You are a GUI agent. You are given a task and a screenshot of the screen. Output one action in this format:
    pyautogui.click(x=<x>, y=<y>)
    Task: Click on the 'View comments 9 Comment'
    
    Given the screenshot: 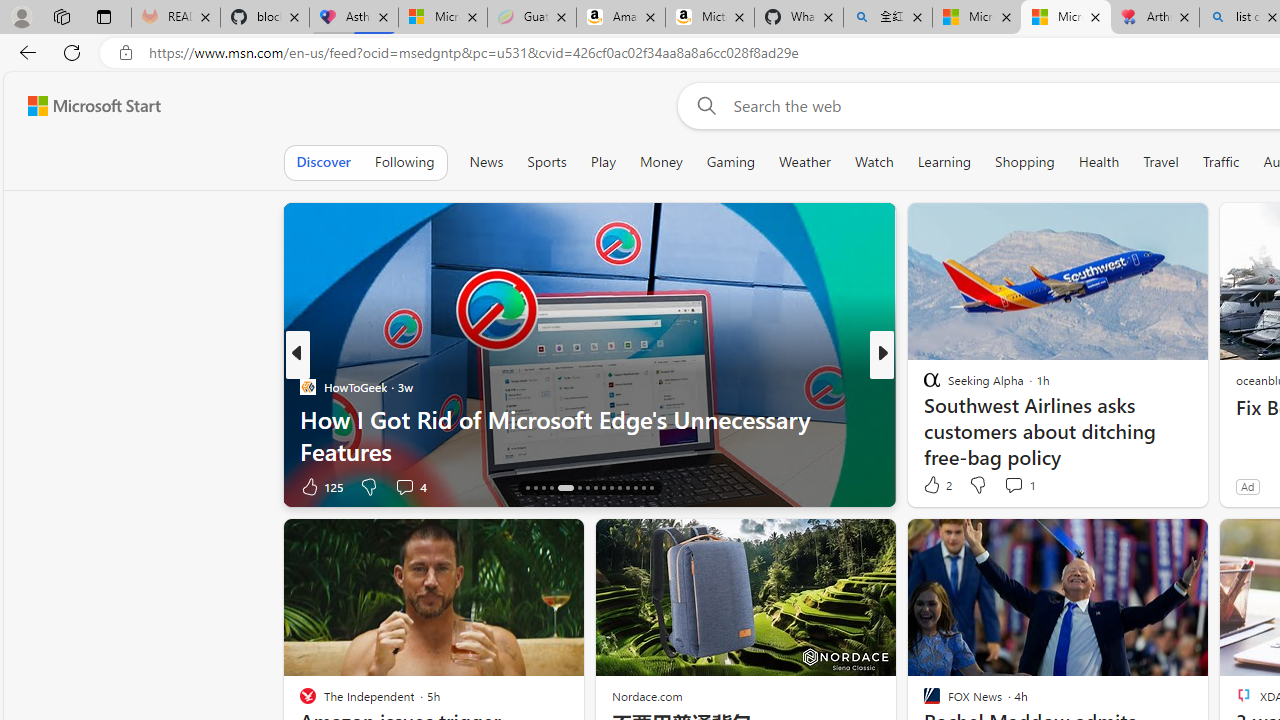 What is the action you would take?
    pyautogui.click(x=1020, y=486)
    